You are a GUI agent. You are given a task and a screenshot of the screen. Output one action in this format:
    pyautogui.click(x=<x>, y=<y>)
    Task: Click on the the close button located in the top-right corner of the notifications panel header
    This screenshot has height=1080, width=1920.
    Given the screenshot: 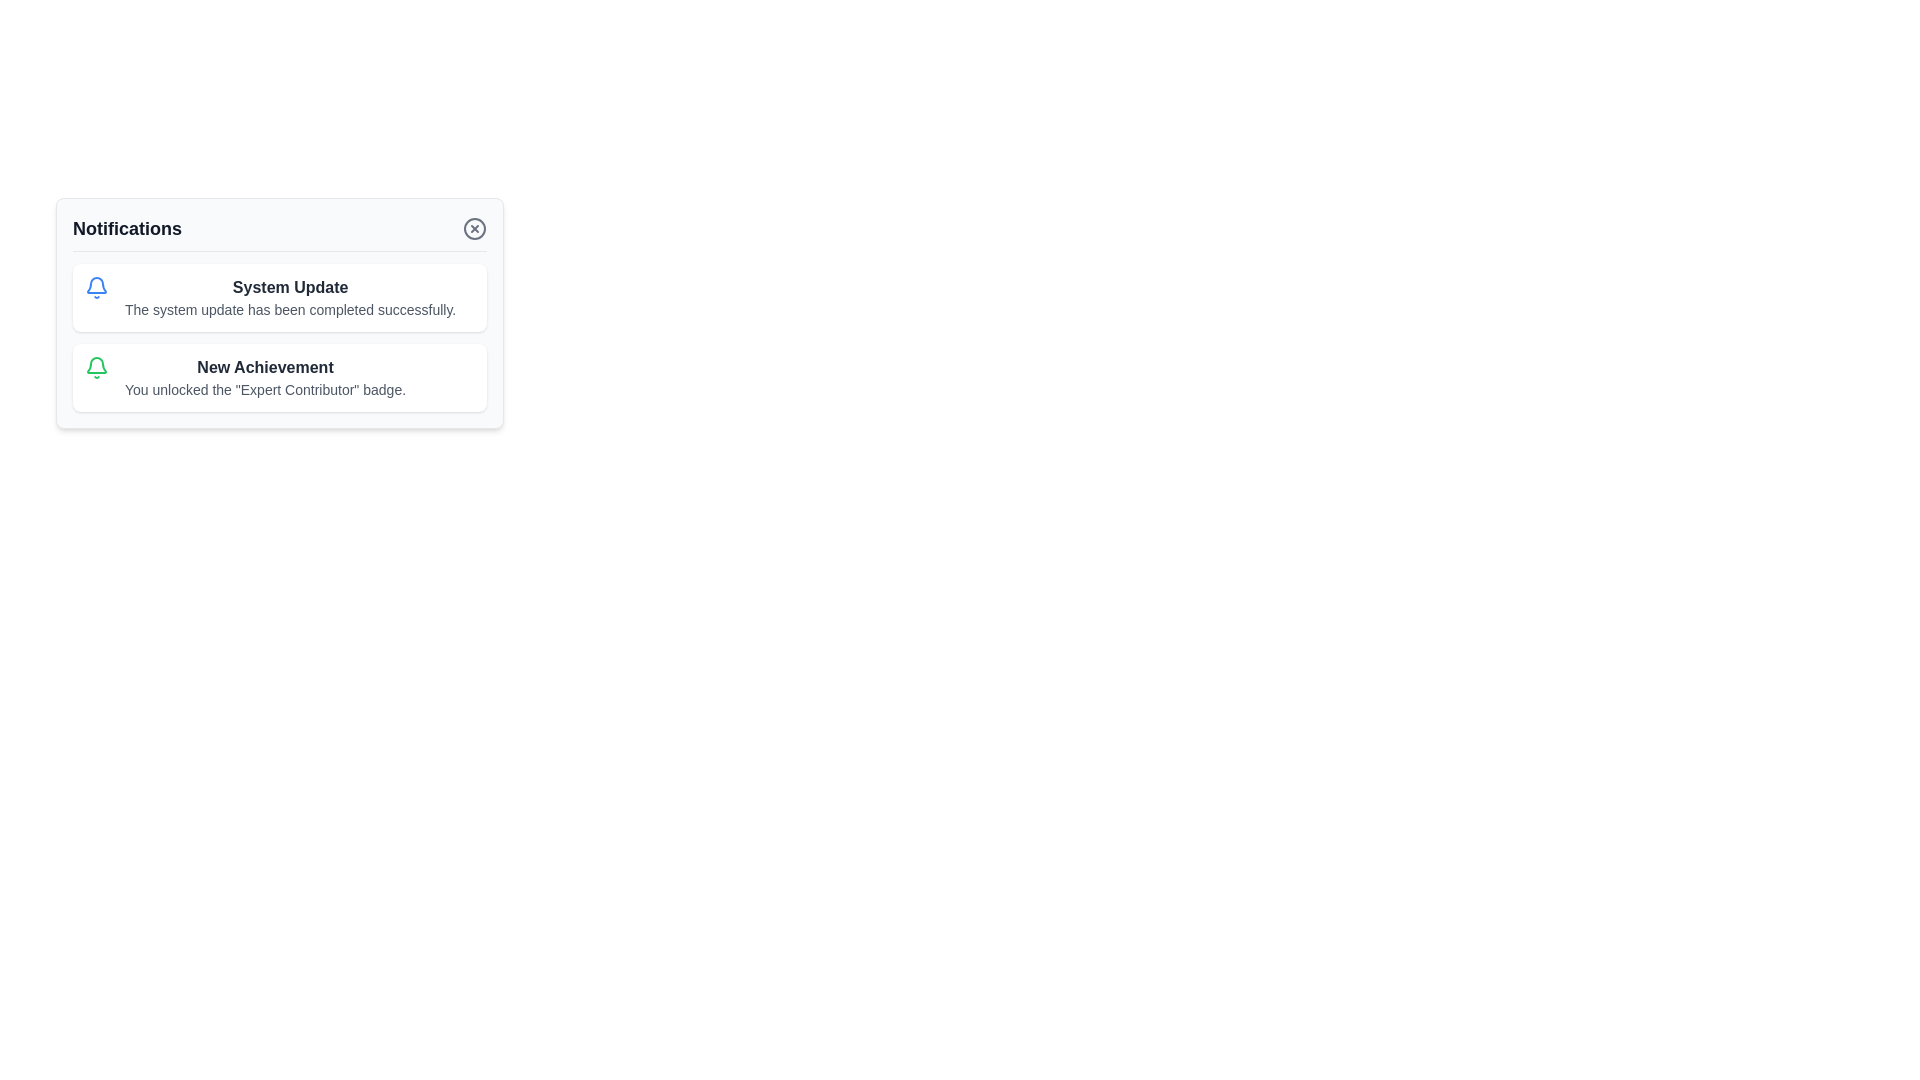 What is the action you would take?
    pyautogui.click(x=474, y=227)
    